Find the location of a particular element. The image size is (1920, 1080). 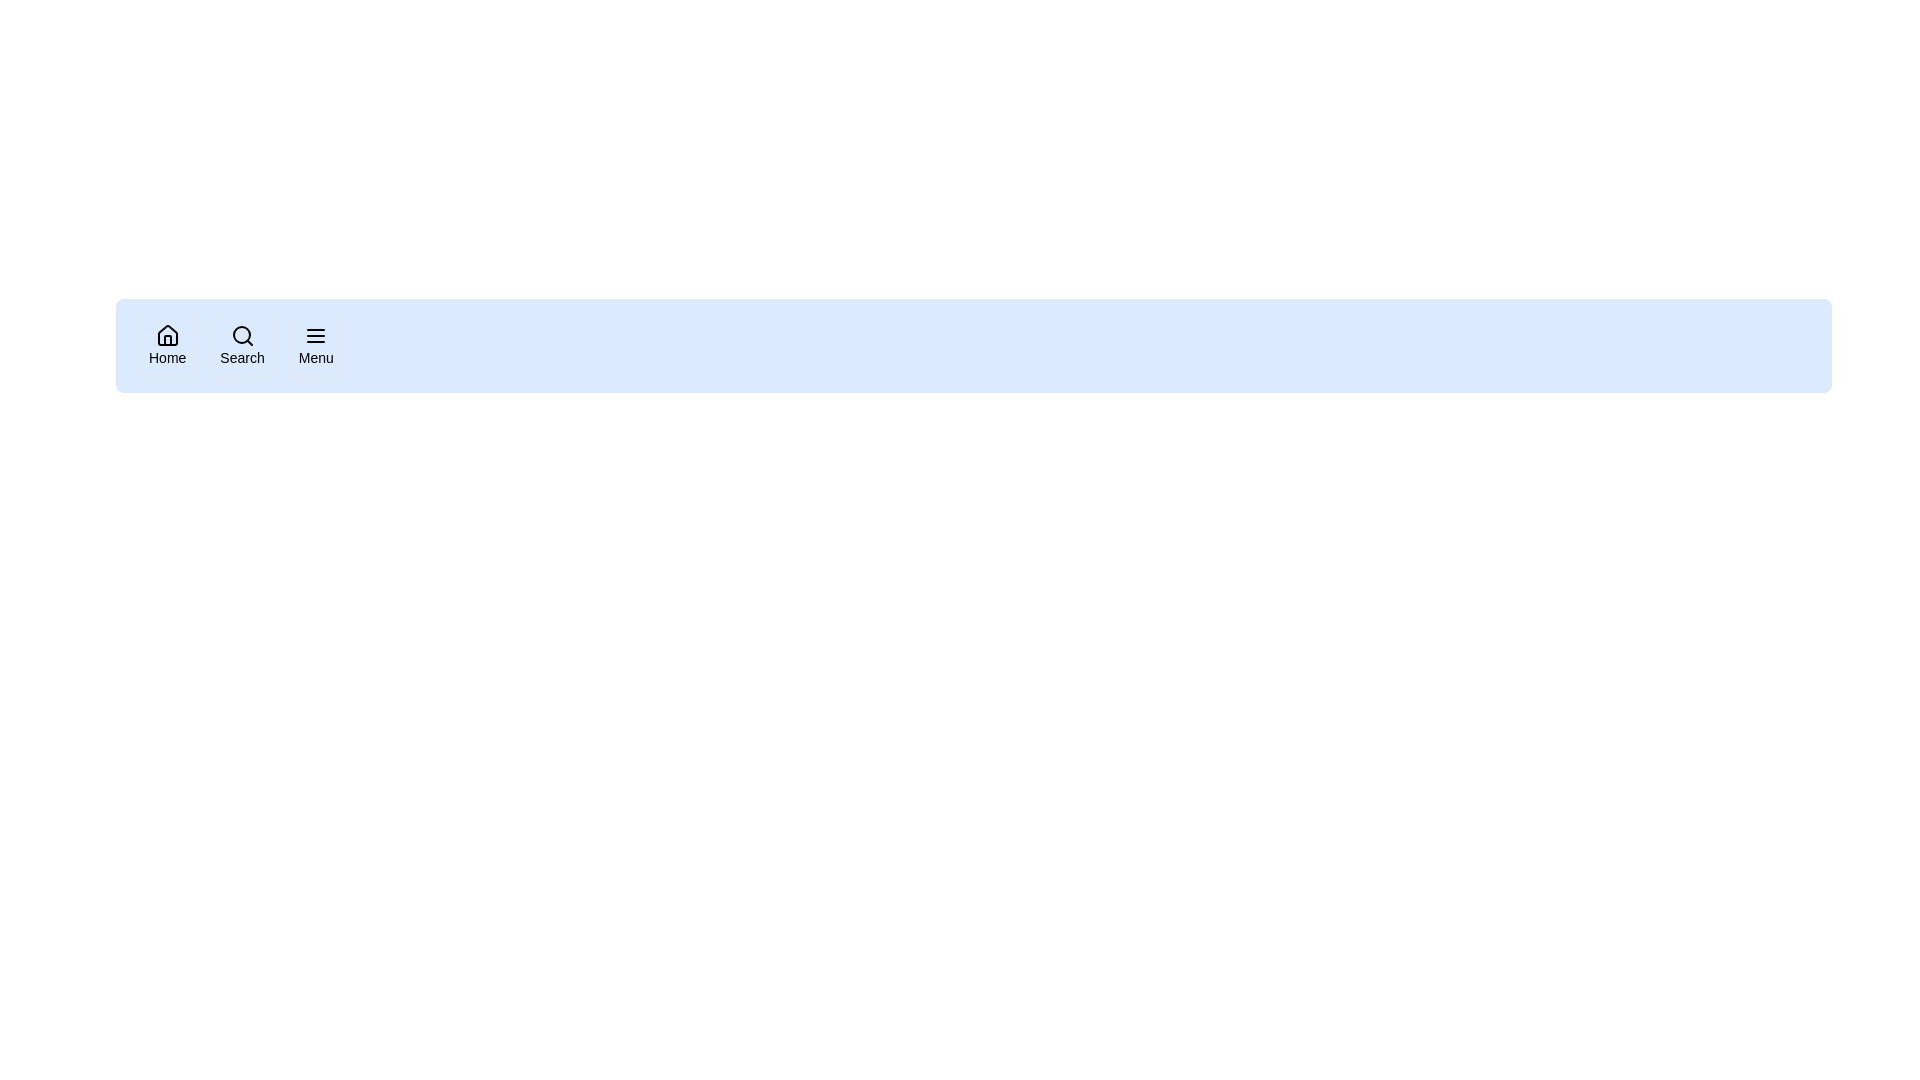

the 'Home' button, which is the first button on the left with a house icon and rounded border, to change its background color is located at coordinates (167, 345).